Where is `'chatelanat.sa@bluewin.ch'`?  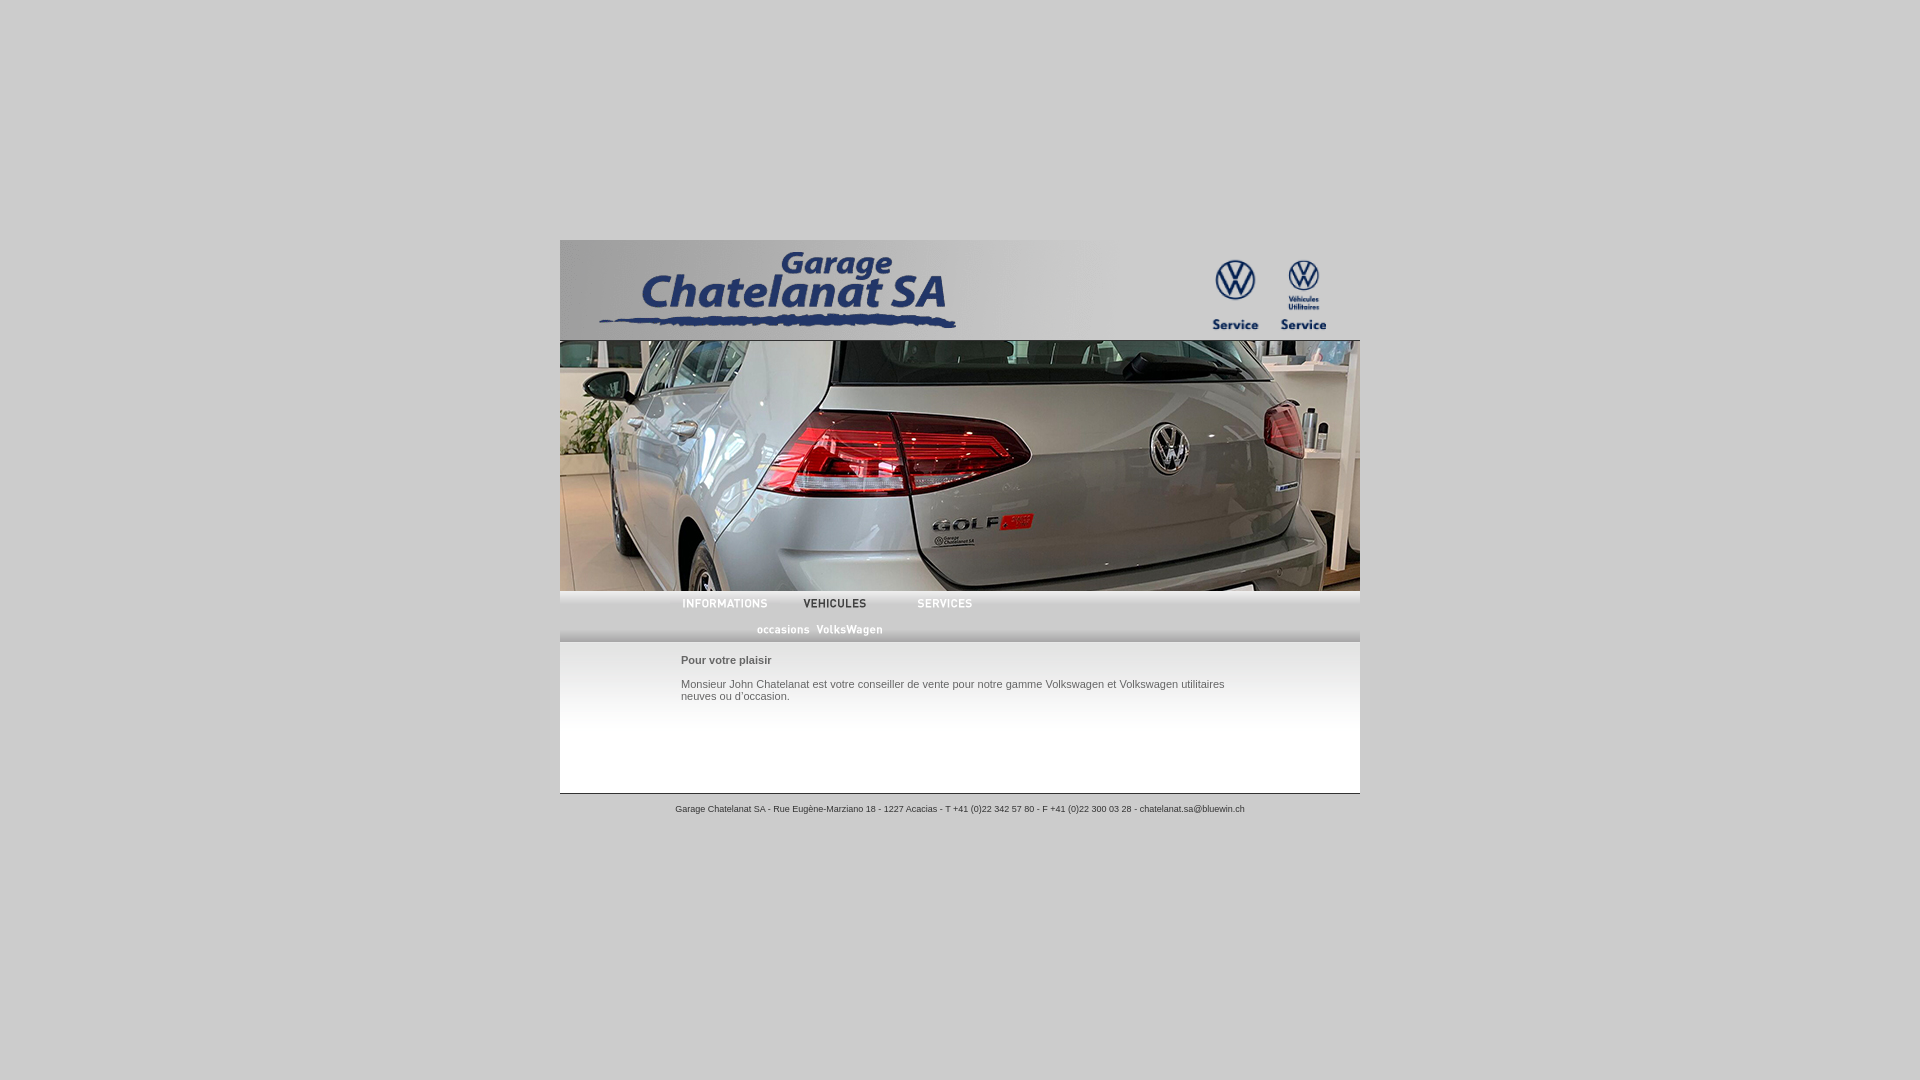
'chatelanat.sa@bluewin.ch' is located at coordinates (1140, 808).